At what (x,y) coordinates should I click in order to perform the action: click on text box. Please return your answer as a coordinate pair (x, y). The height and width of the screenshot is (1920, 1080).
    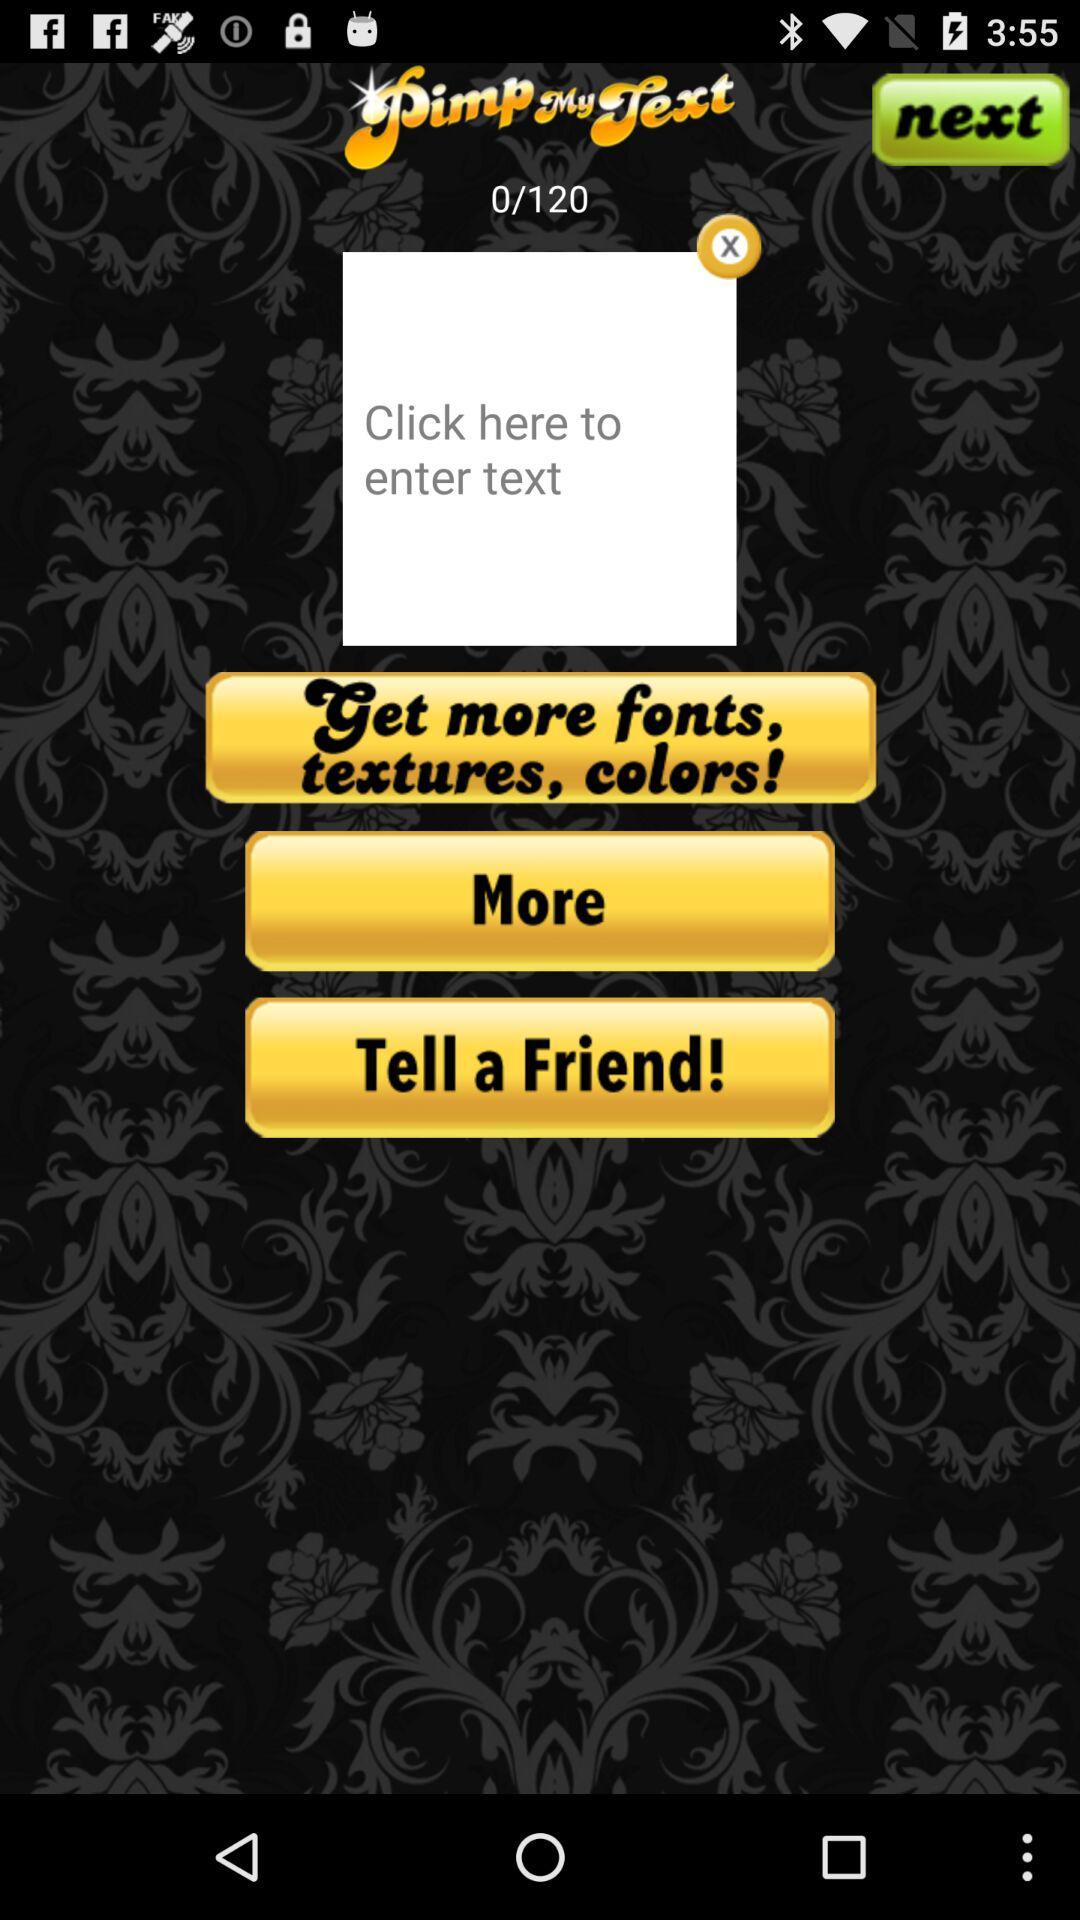
    Looking at the image, I should click on (729, 245).